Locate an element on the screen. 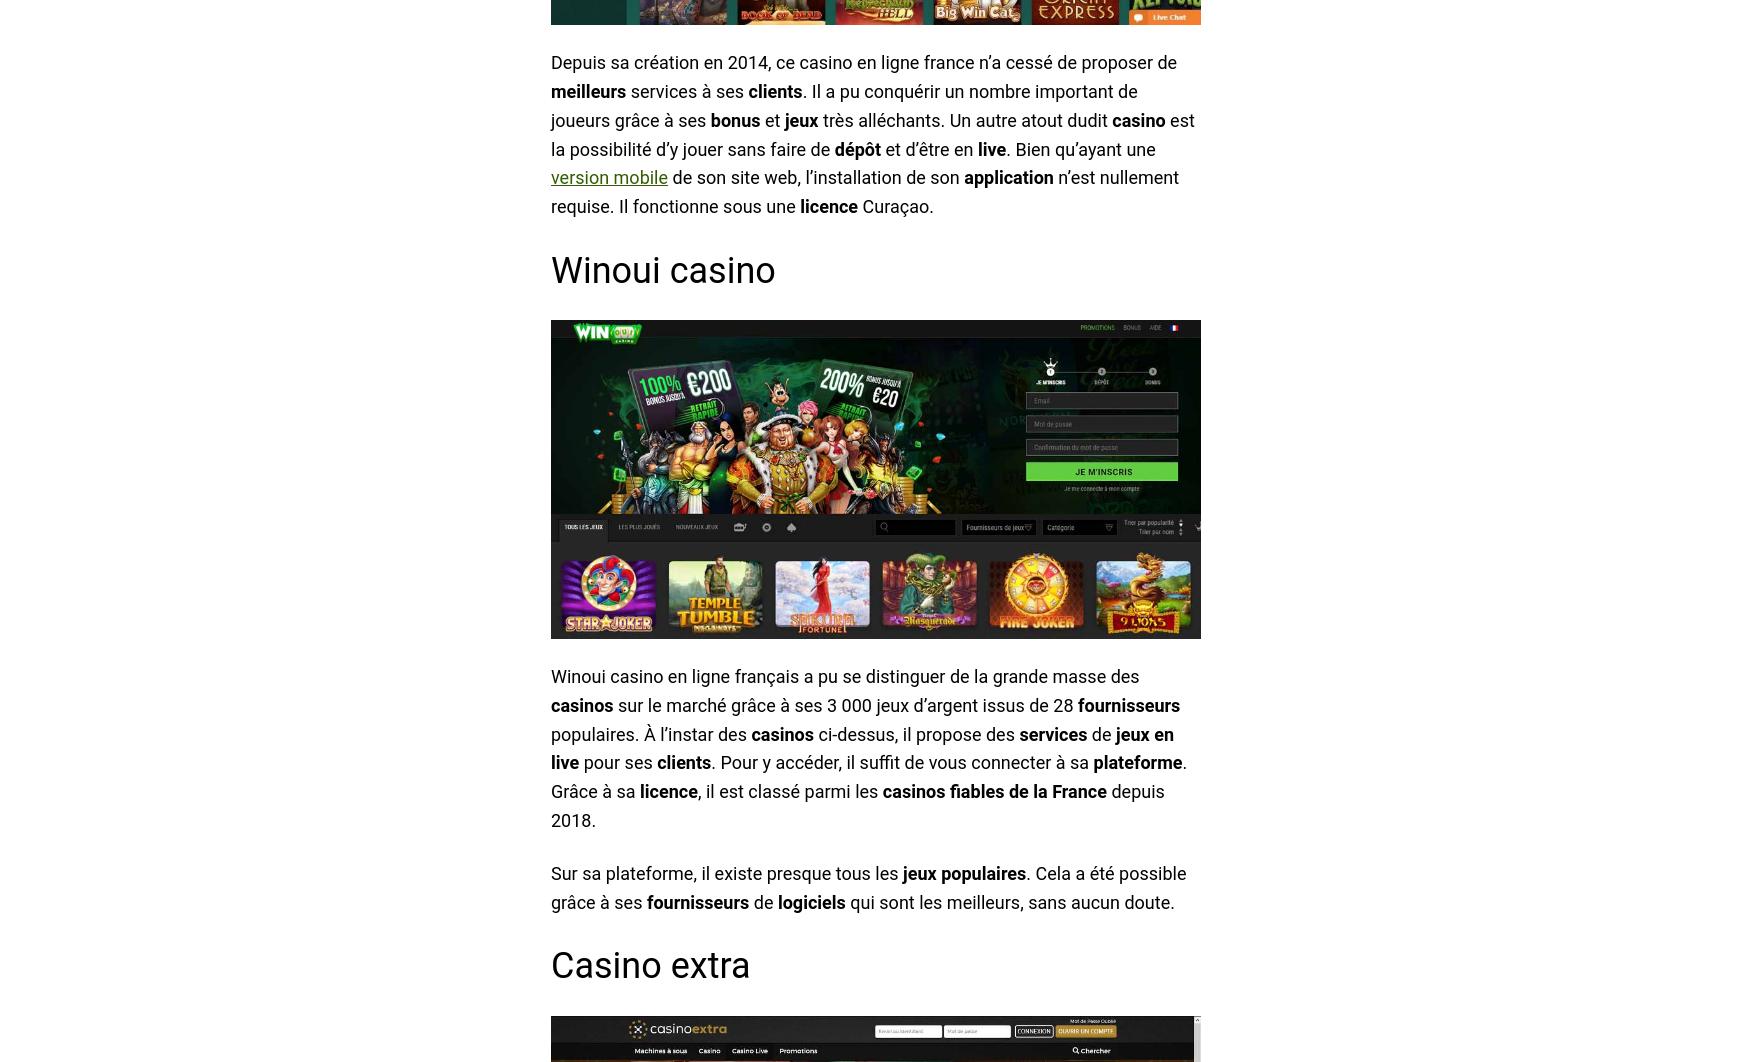  'populaires' is located at coordinates (982, 871).